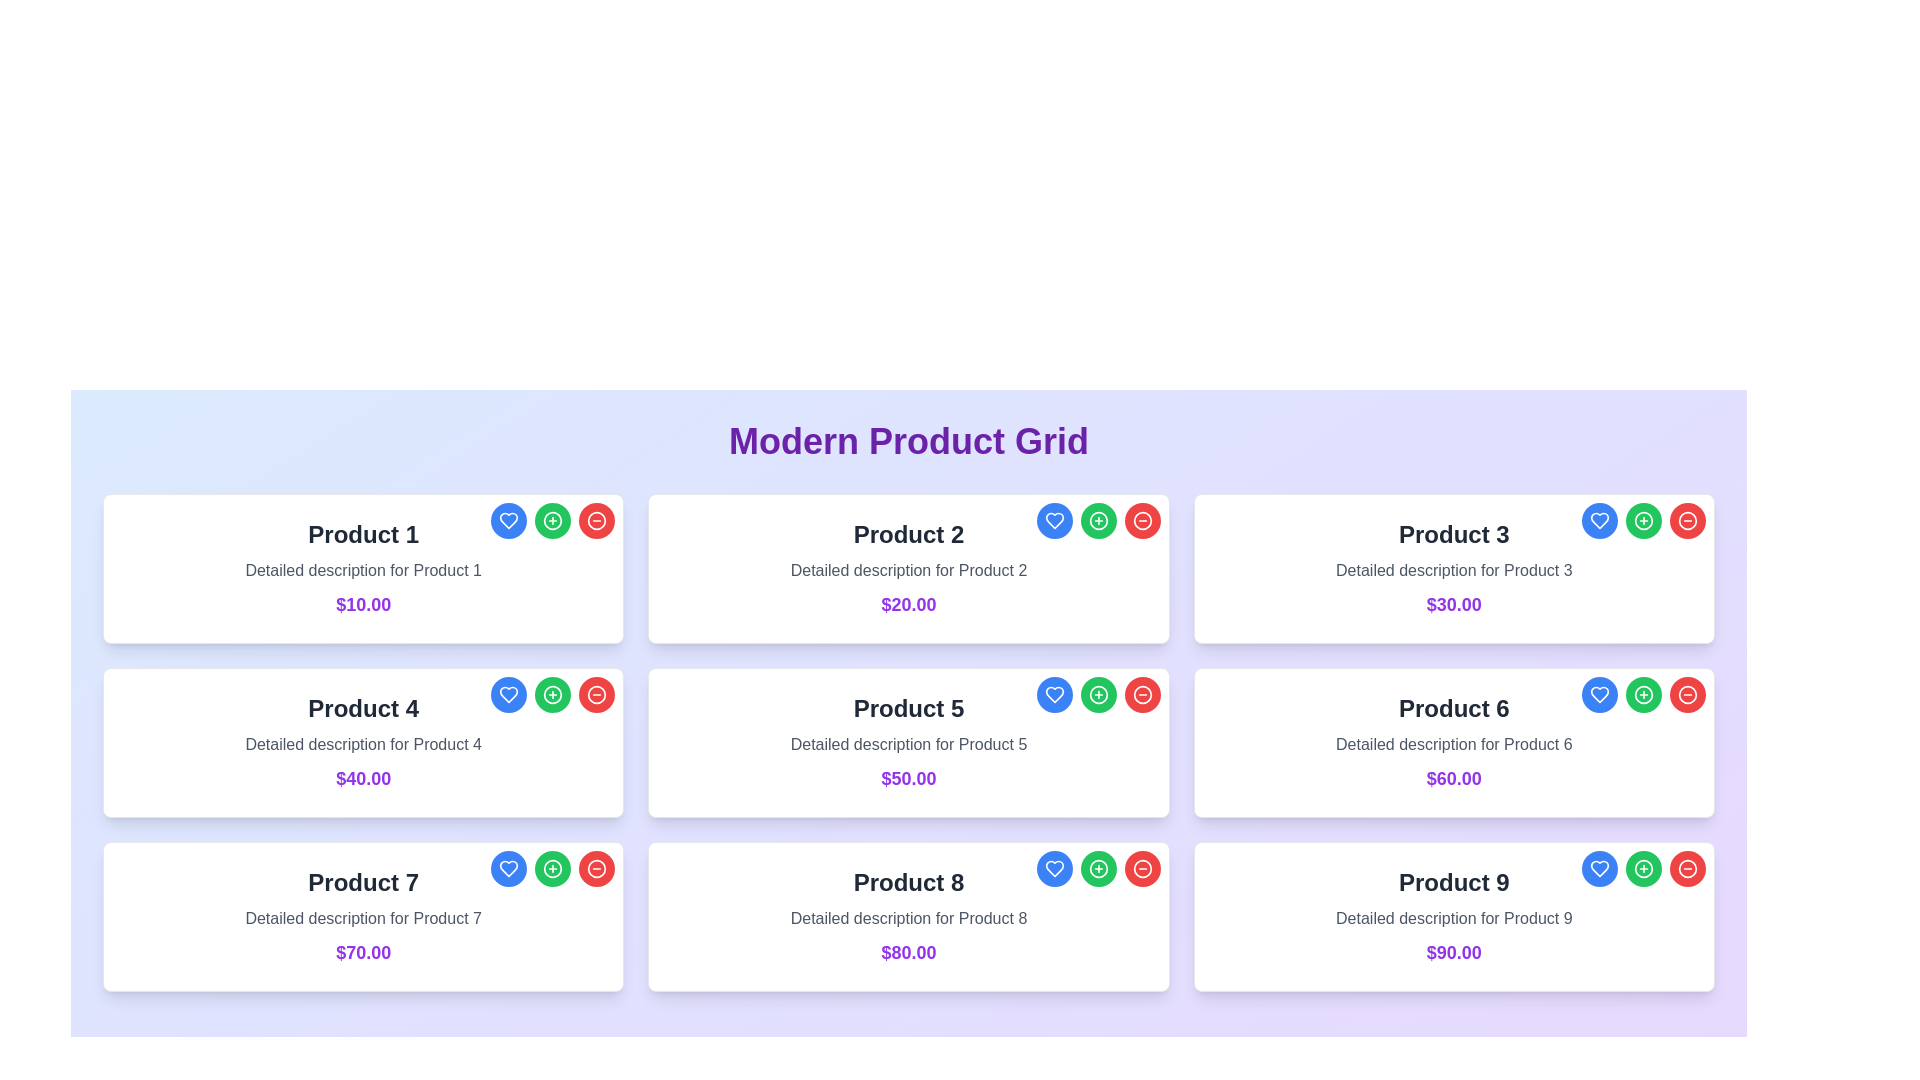  I want to click on supplementary description text for 'Product 7', located below the title and above the price in the product card, so click(363, 918).